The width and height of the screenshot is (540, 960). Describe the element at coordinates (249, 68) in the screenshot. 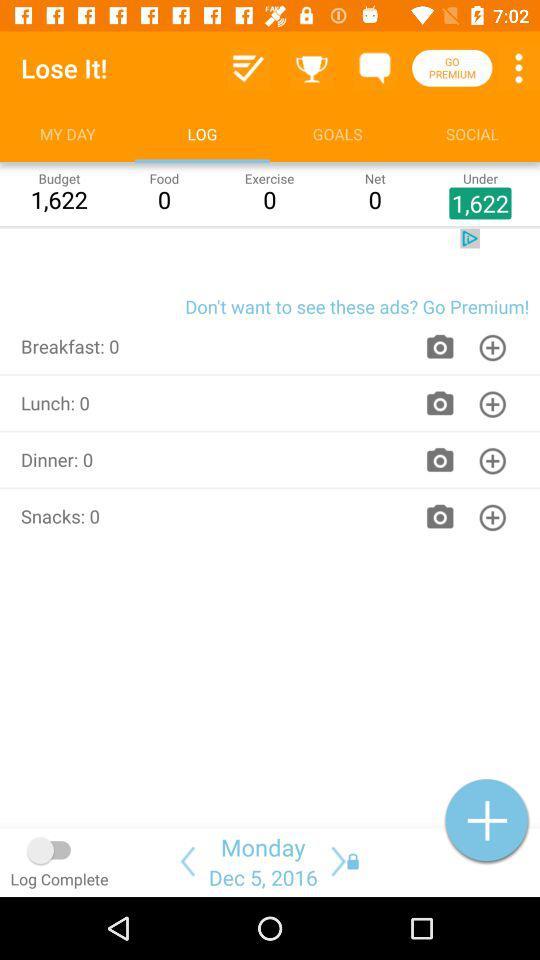

I see `the icon beside loose it` at that location.